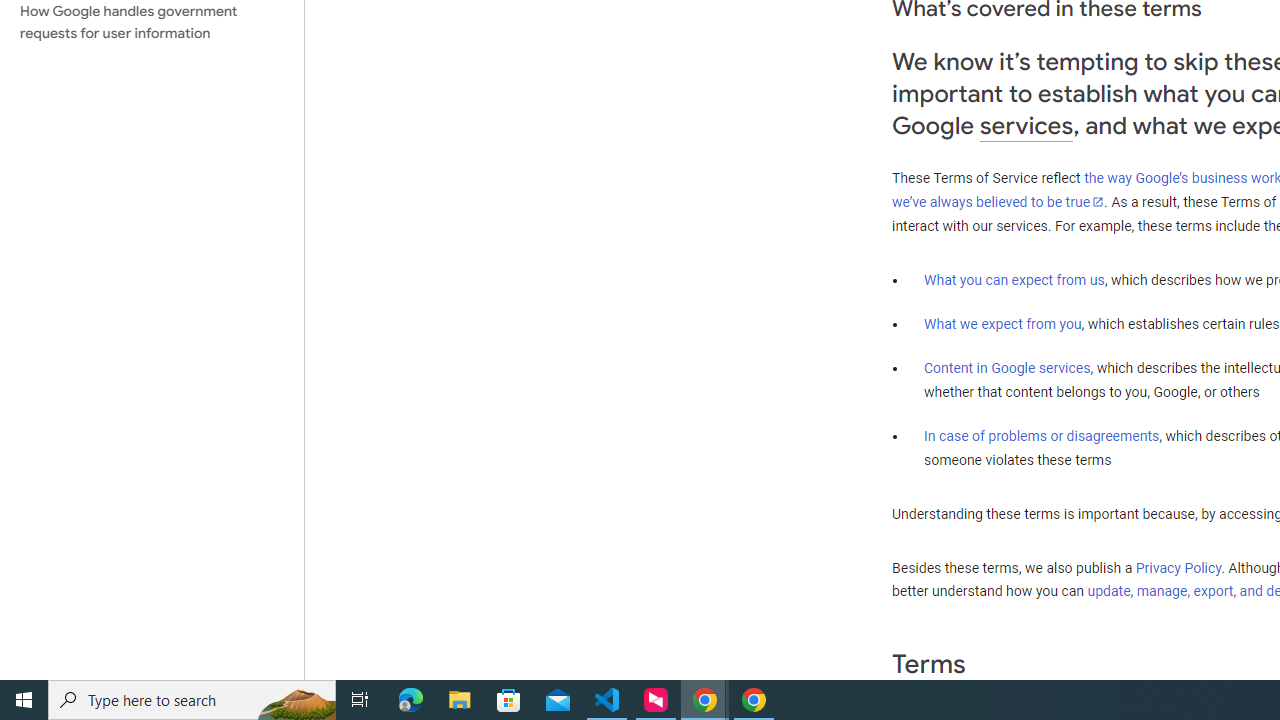 This screenshot has width=1280, height=720. What do you see at coordinates (1002, 323) in the screenshot?
I see `'What we expect from you'` at bounding box center [1002, 323].